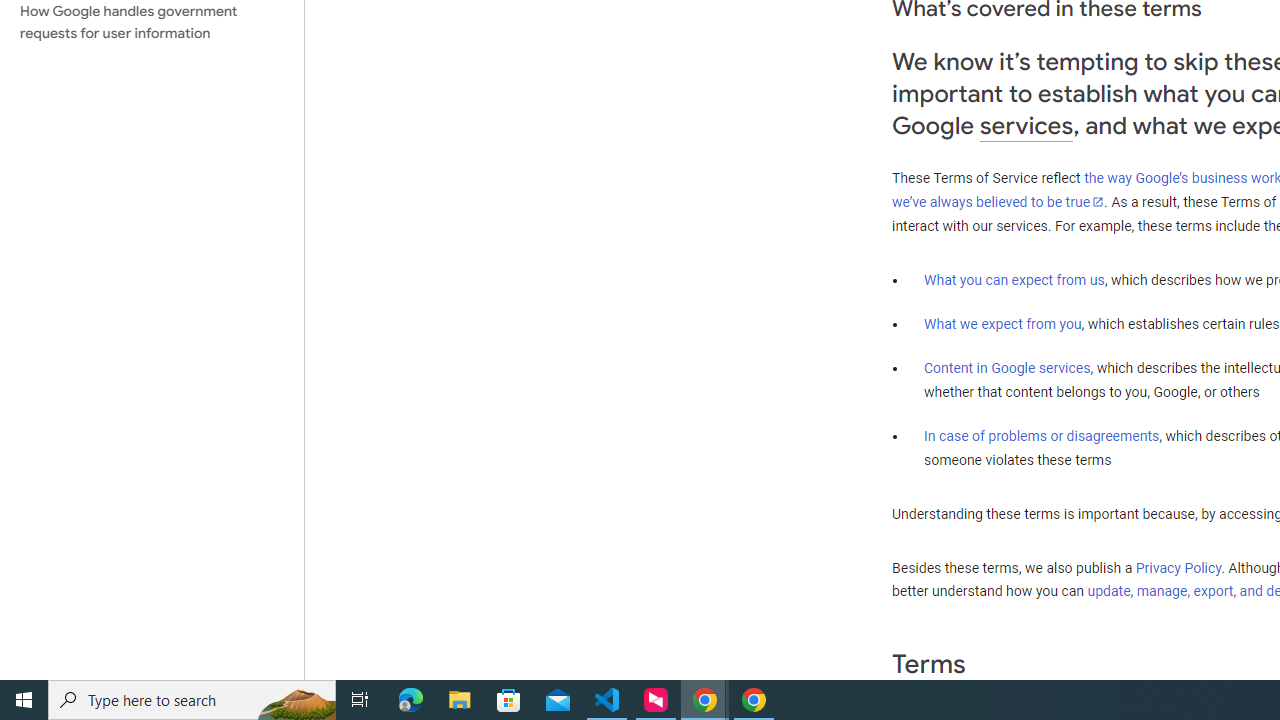 This screenshot has width=1280, height=720. What do you see at coordinates (1002, 323) in the screenshot?
I see `'What we expect from you'` at bounding box center [1002, 323].